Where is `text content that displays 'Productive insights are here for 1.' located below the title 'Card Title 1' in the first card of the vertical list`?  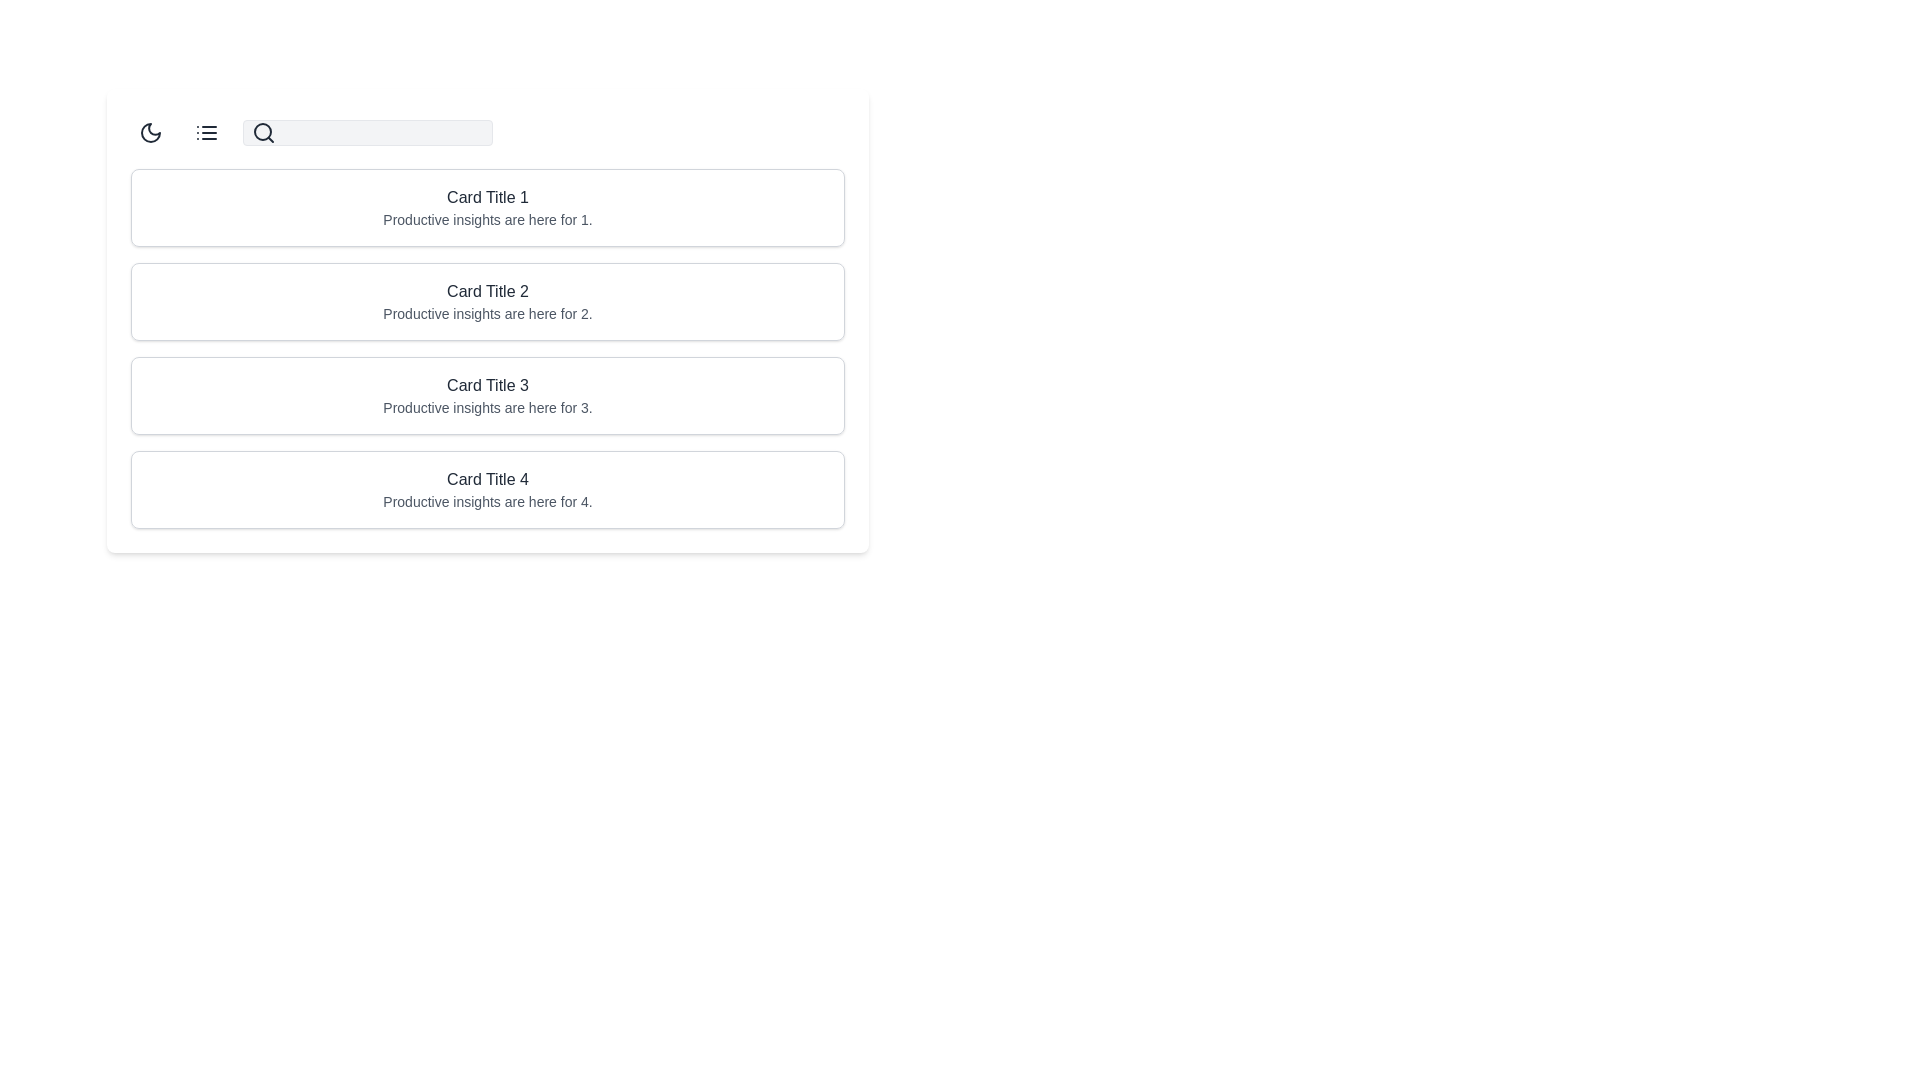
text content that displays 'Productive insights are here for 1.' located below the title 'Card Title 1' in the first card of the vertical list is located at coordinates (488, 219).